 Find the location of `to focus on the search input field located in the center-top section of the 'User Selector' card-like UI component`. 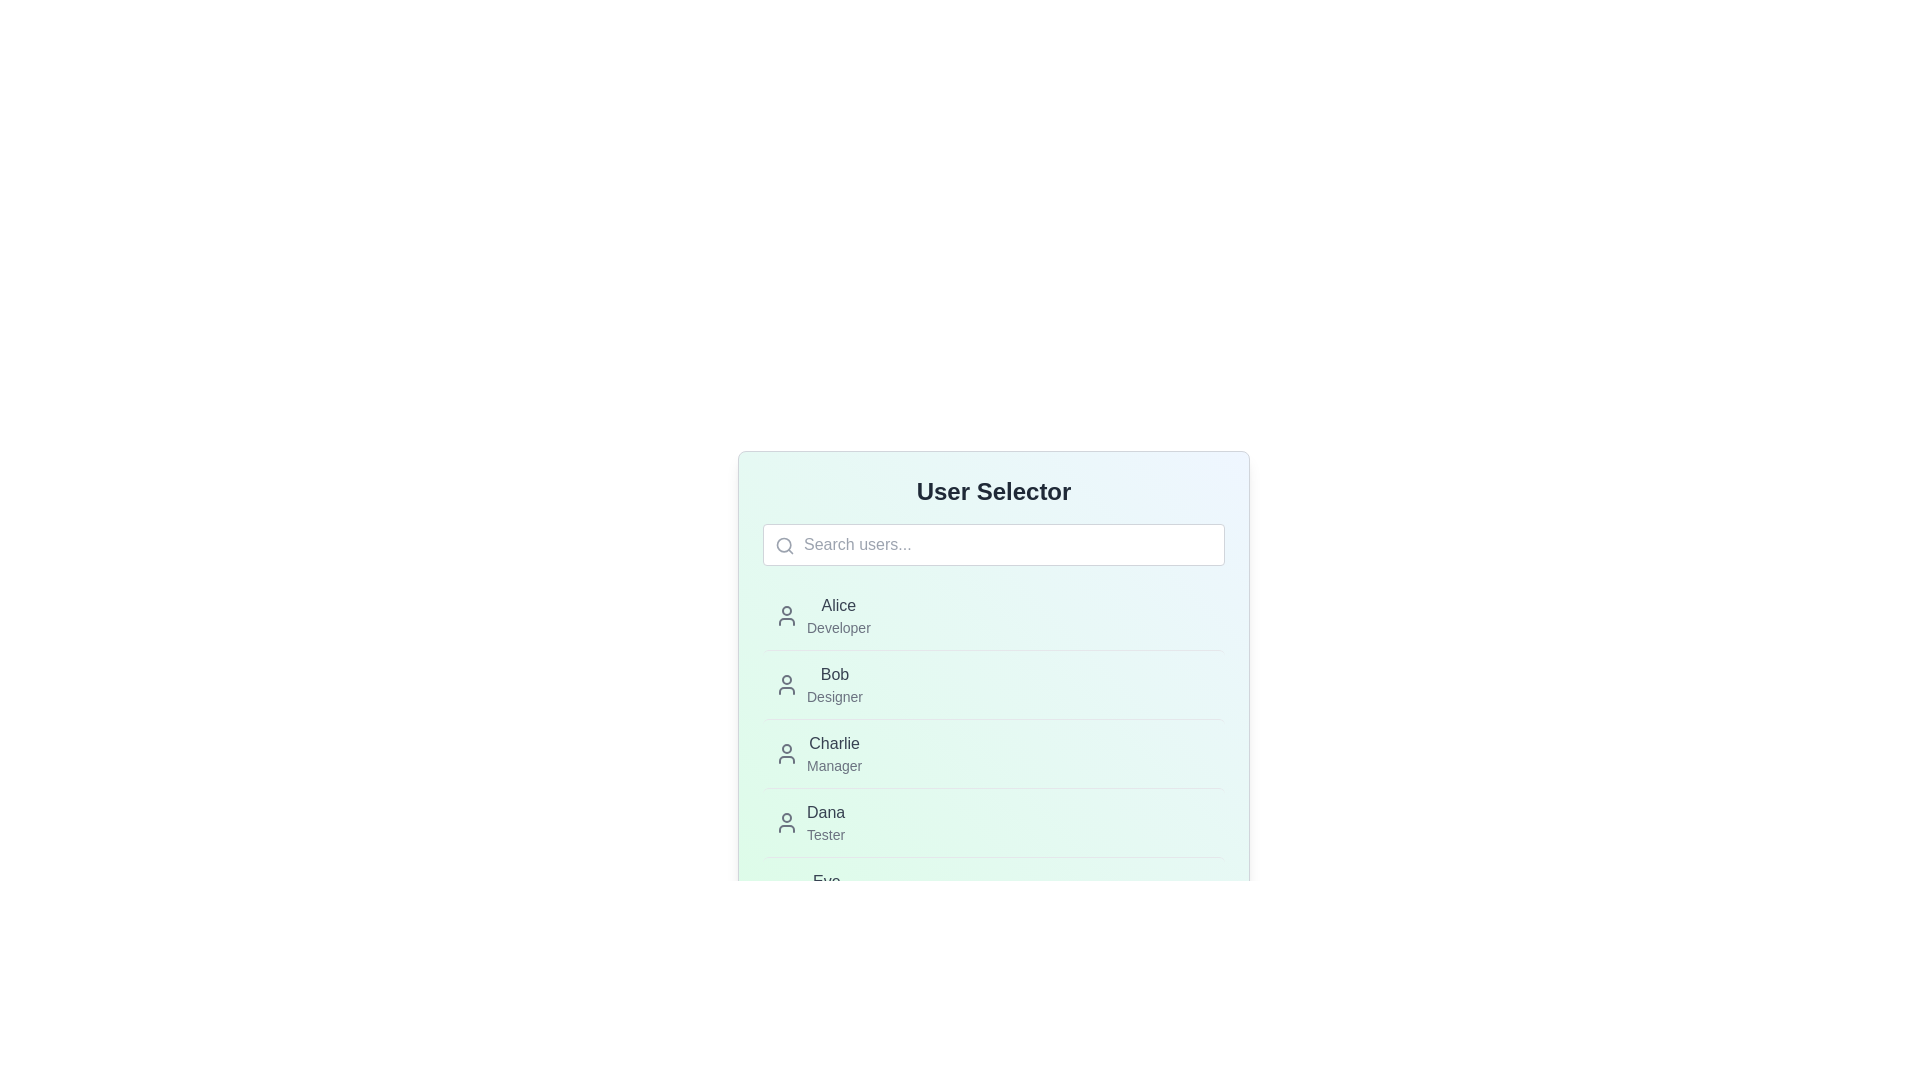

to focus on the search input field located in the center-top section of the 'User Selector' card-like UI component is located at coordinates (993, 544).